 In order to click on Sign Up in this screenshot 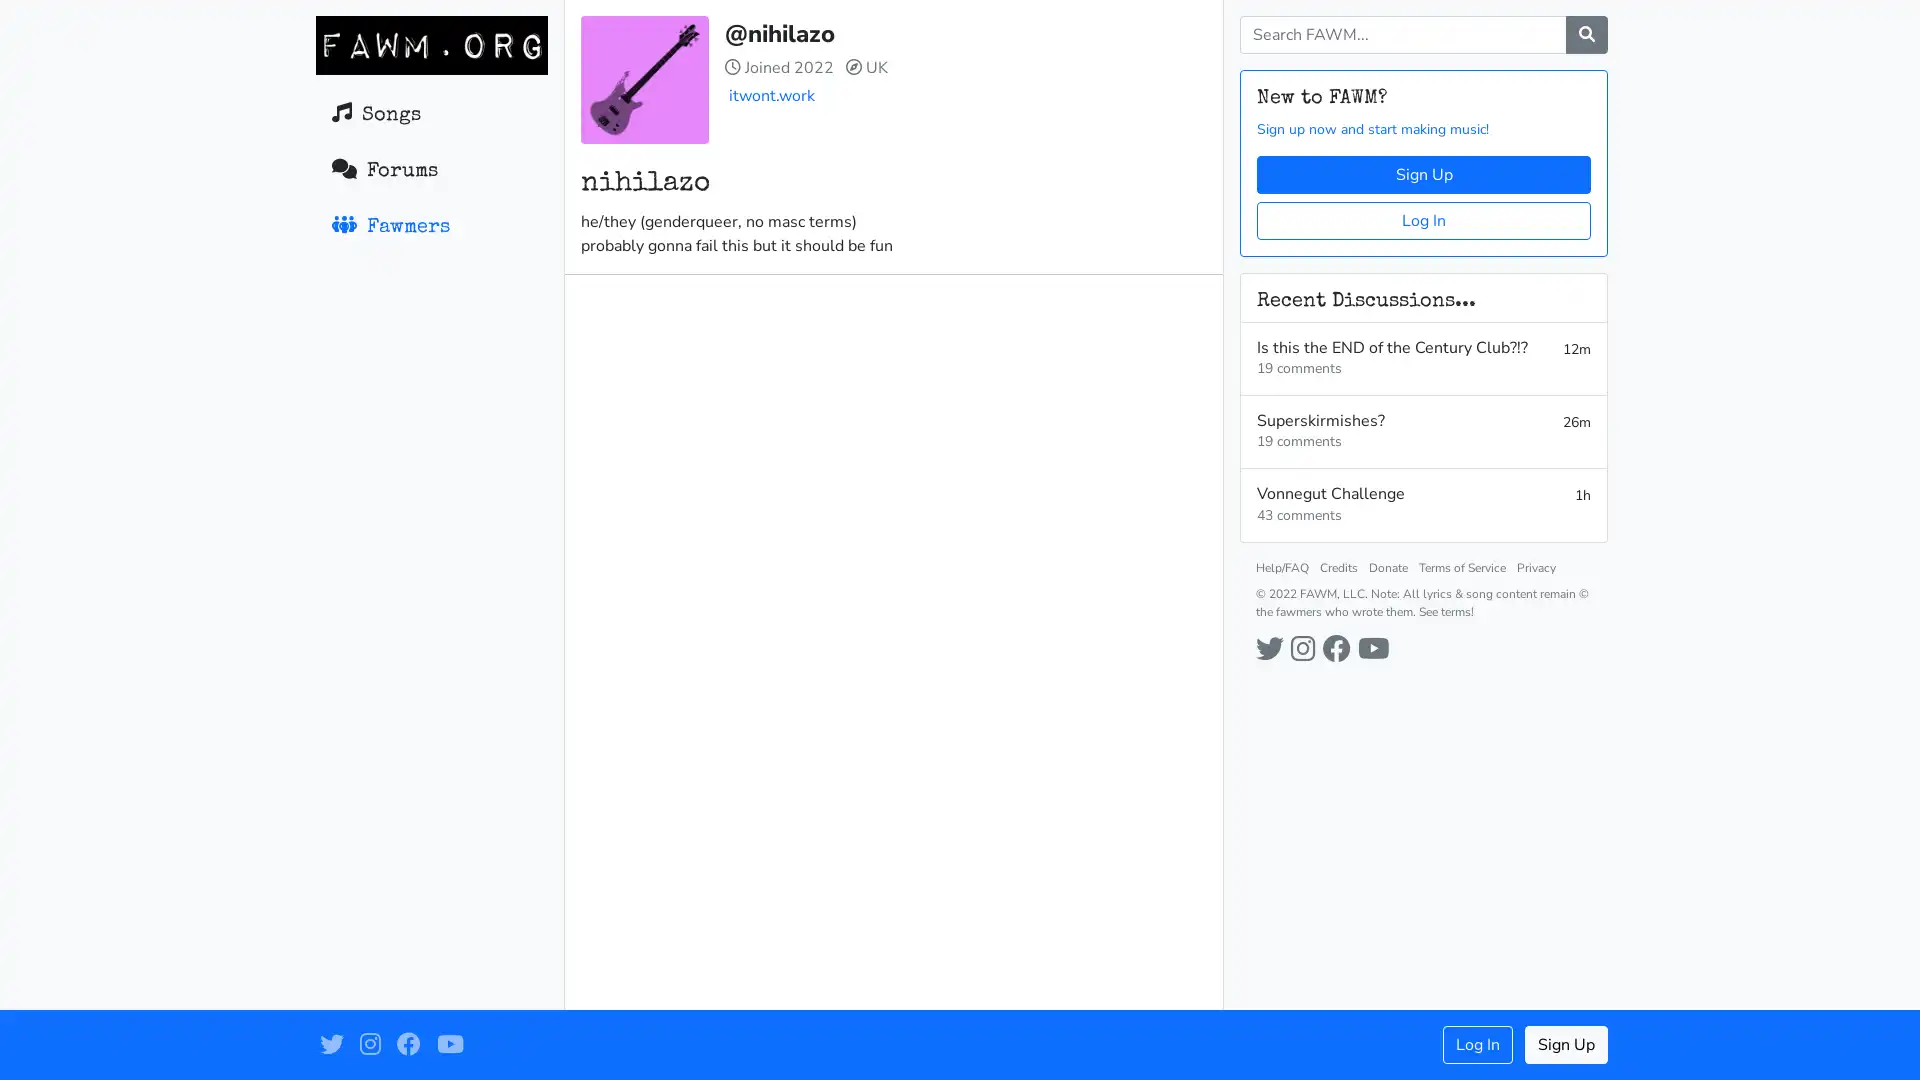, I will do `click(1423, 173)`.